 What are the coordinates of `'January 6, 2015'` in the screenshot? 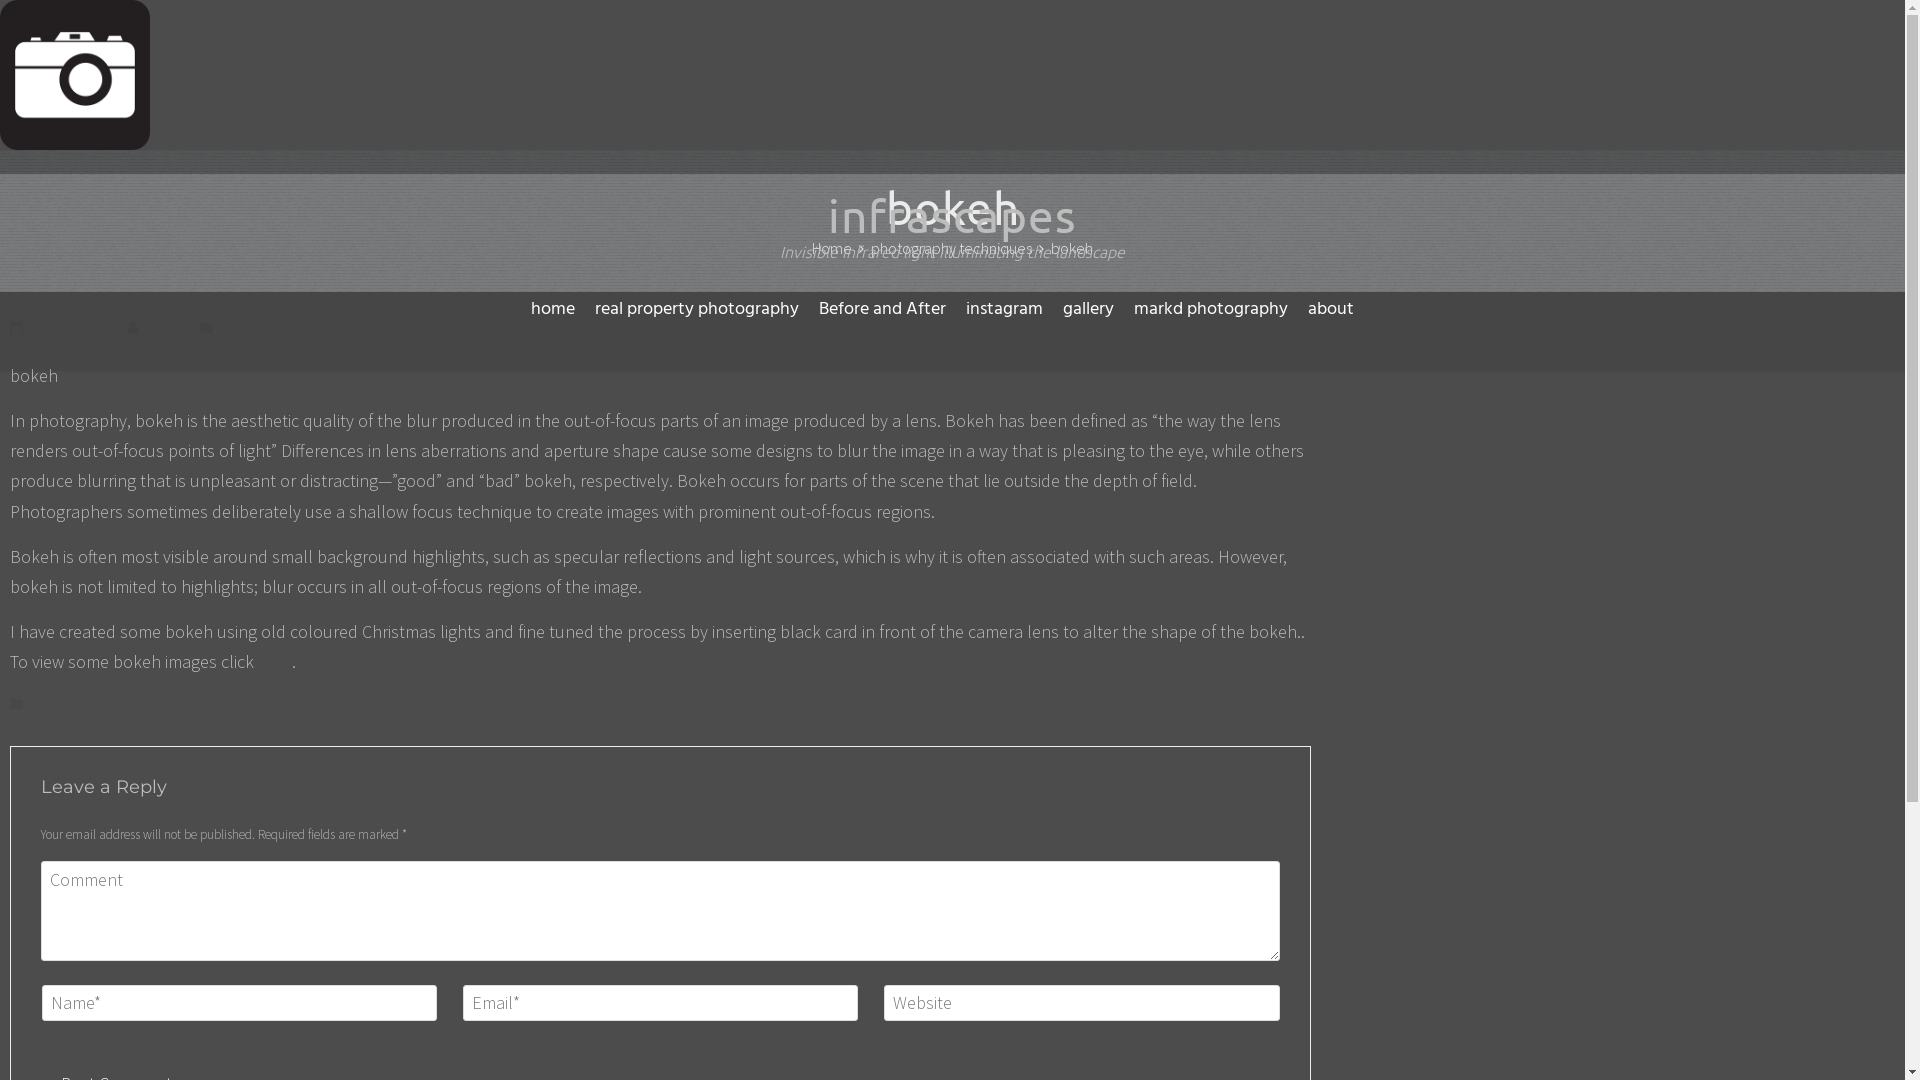 It's located at (72, 326).